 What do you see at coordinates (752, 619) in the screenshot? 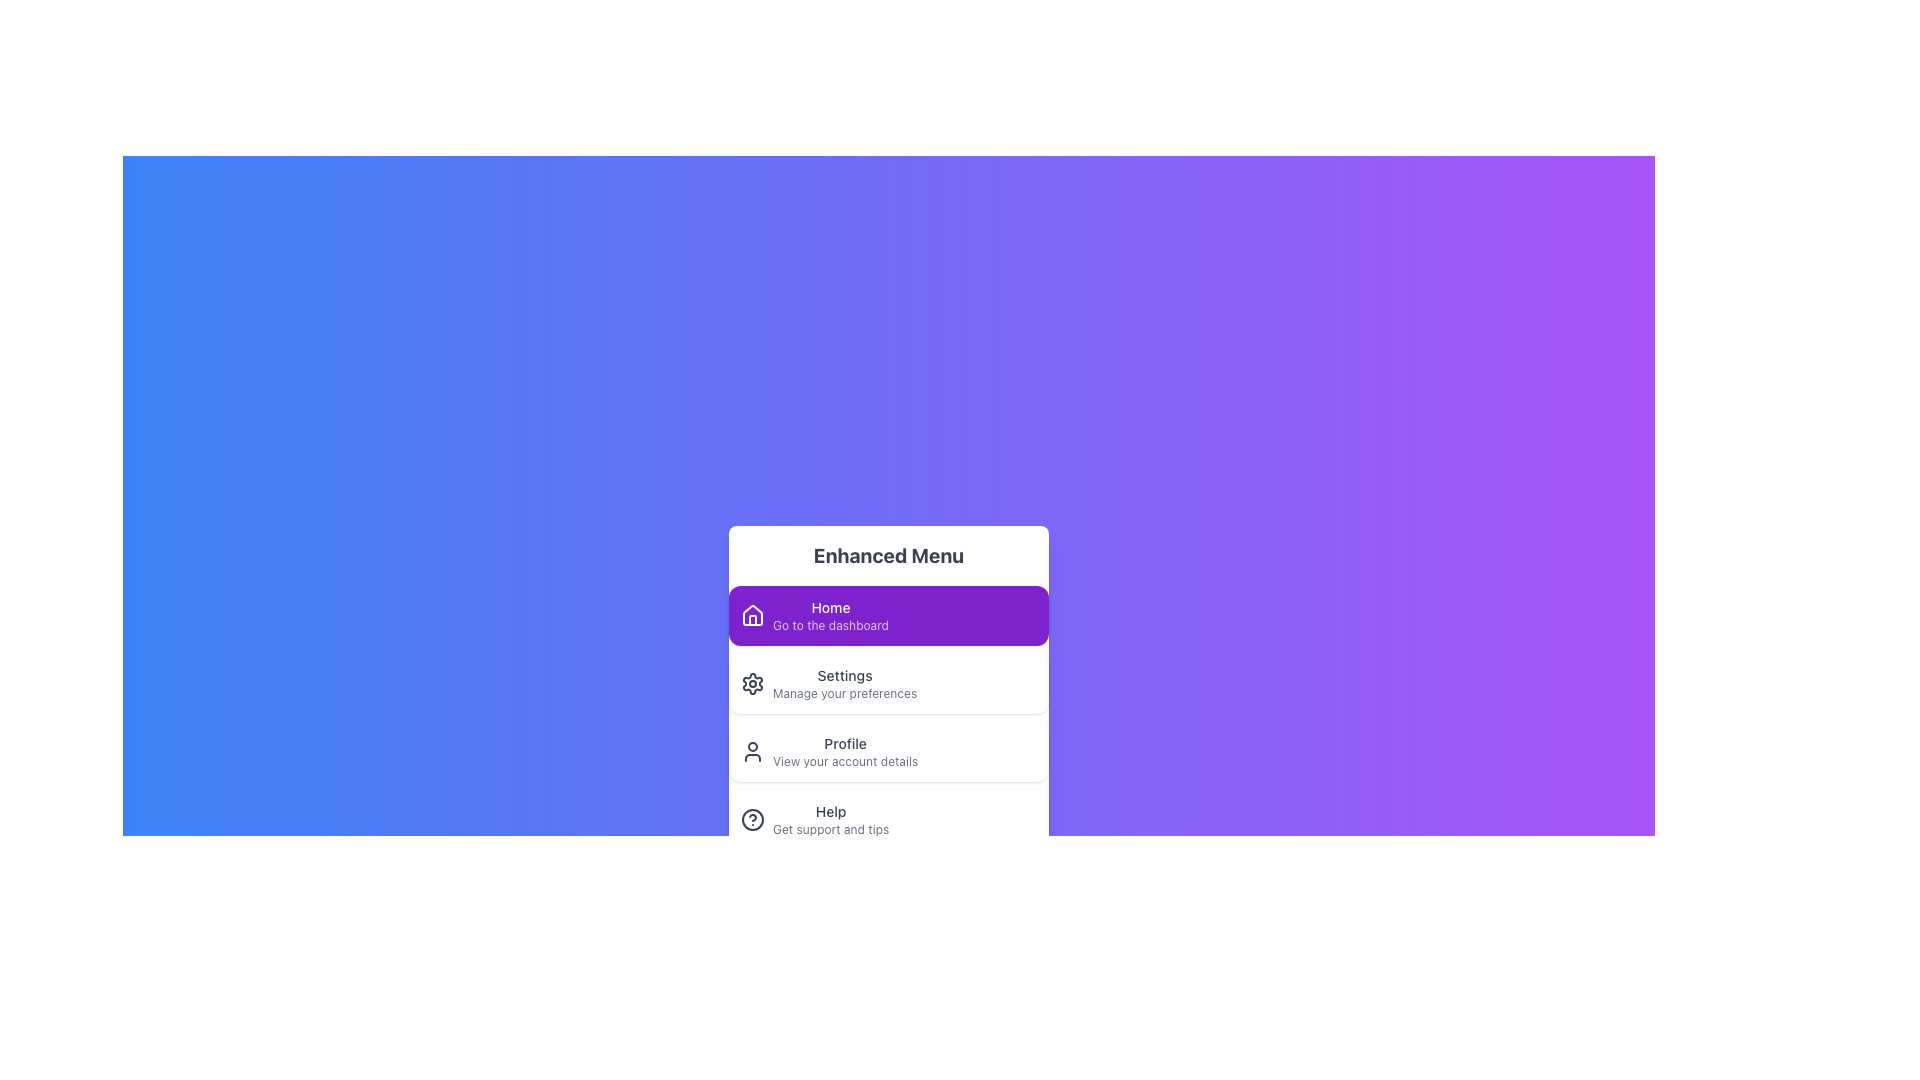
I see `the vertical segment of the house shape icon within the 'Home' button located at the top-left corner` at bounding box center [752, 619].